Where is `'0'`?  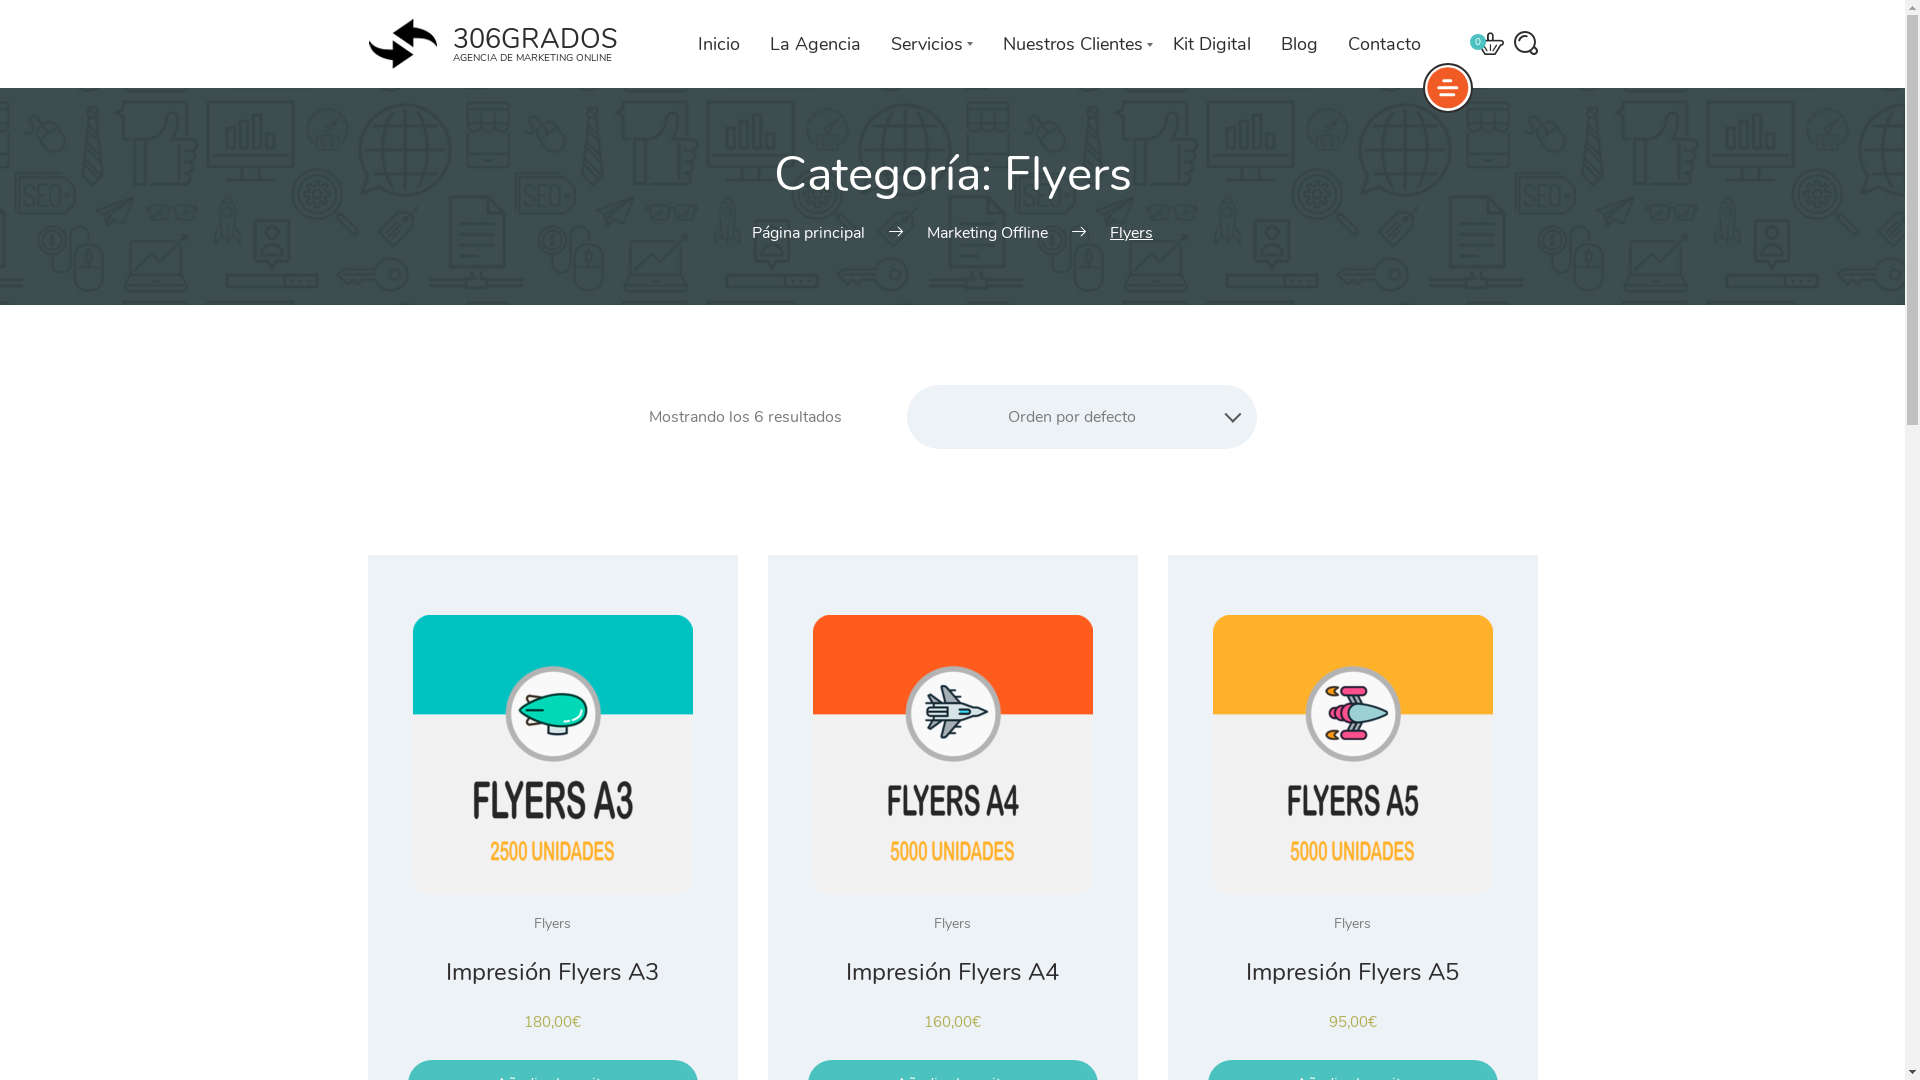 '0' is located at coordinates (1489, 44).